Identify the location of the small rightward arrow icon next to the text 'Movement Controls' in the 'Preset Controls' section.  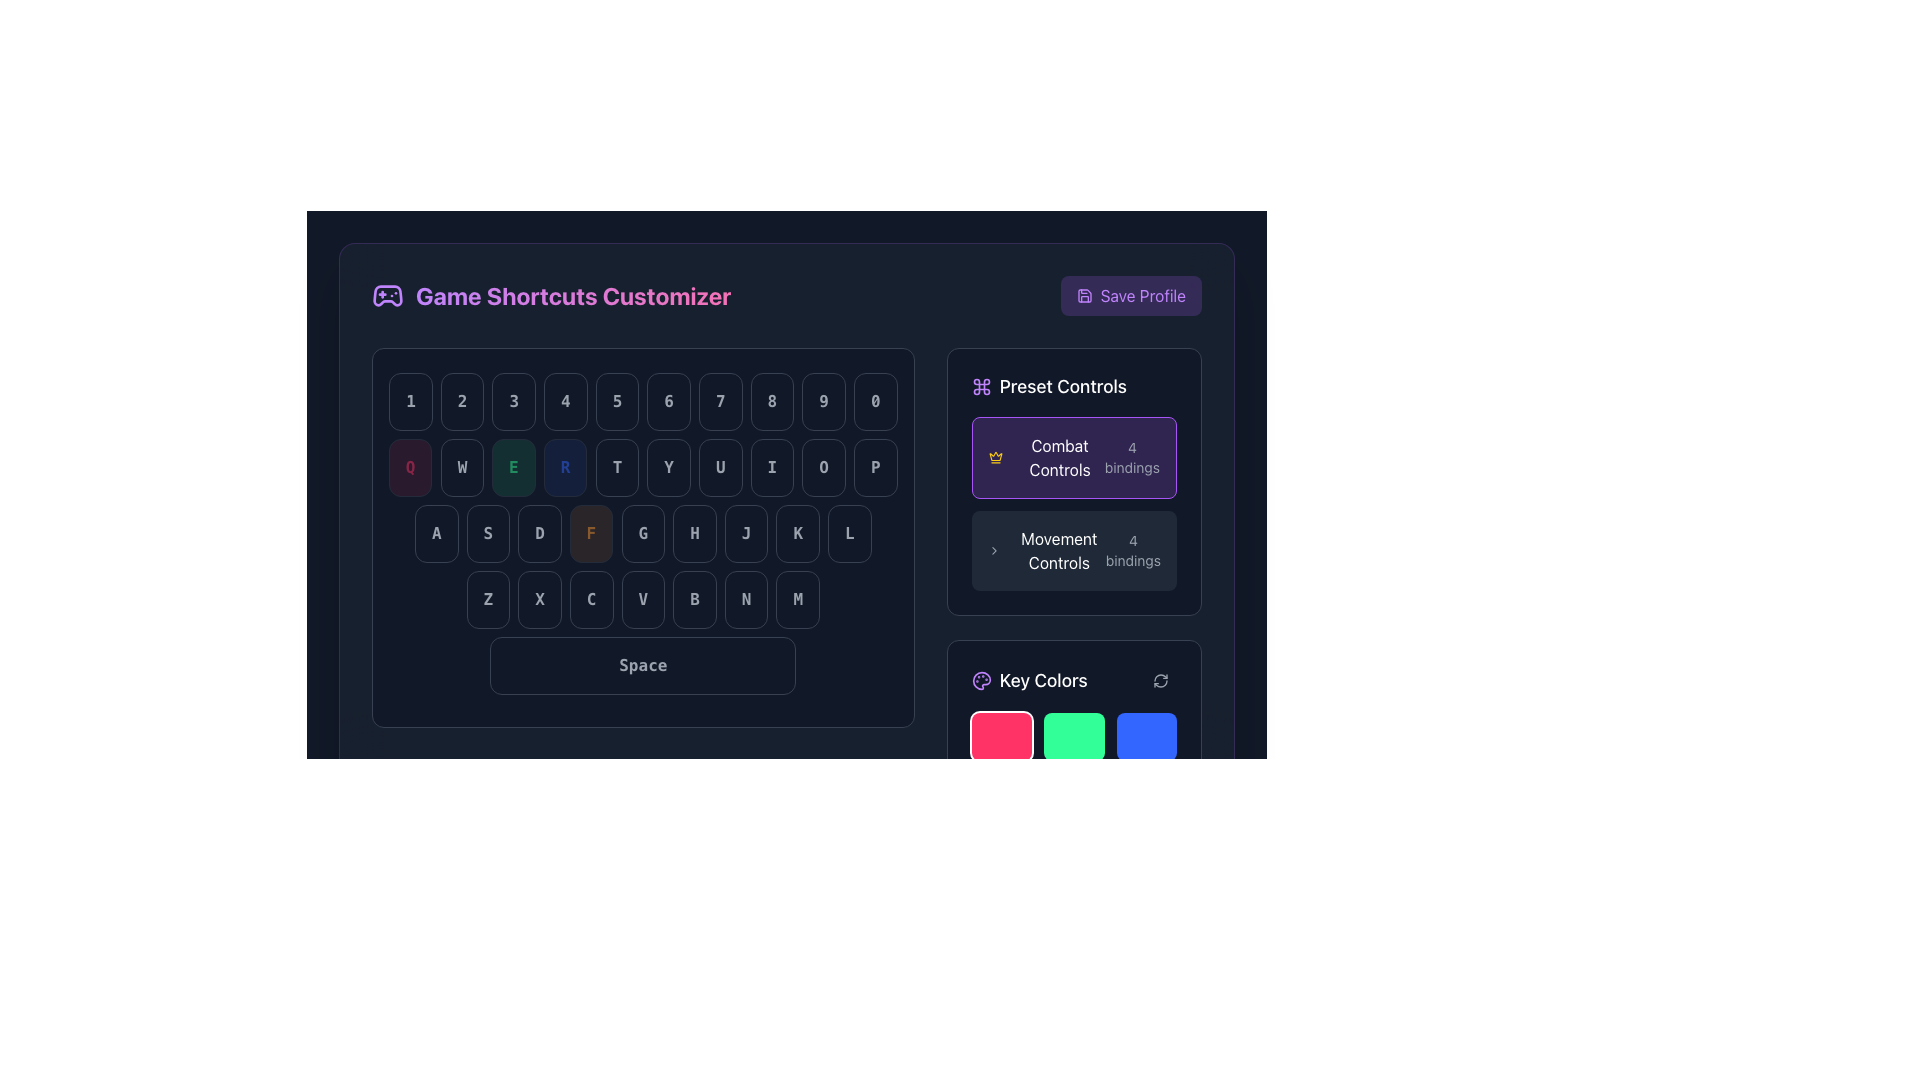
(994, 551).